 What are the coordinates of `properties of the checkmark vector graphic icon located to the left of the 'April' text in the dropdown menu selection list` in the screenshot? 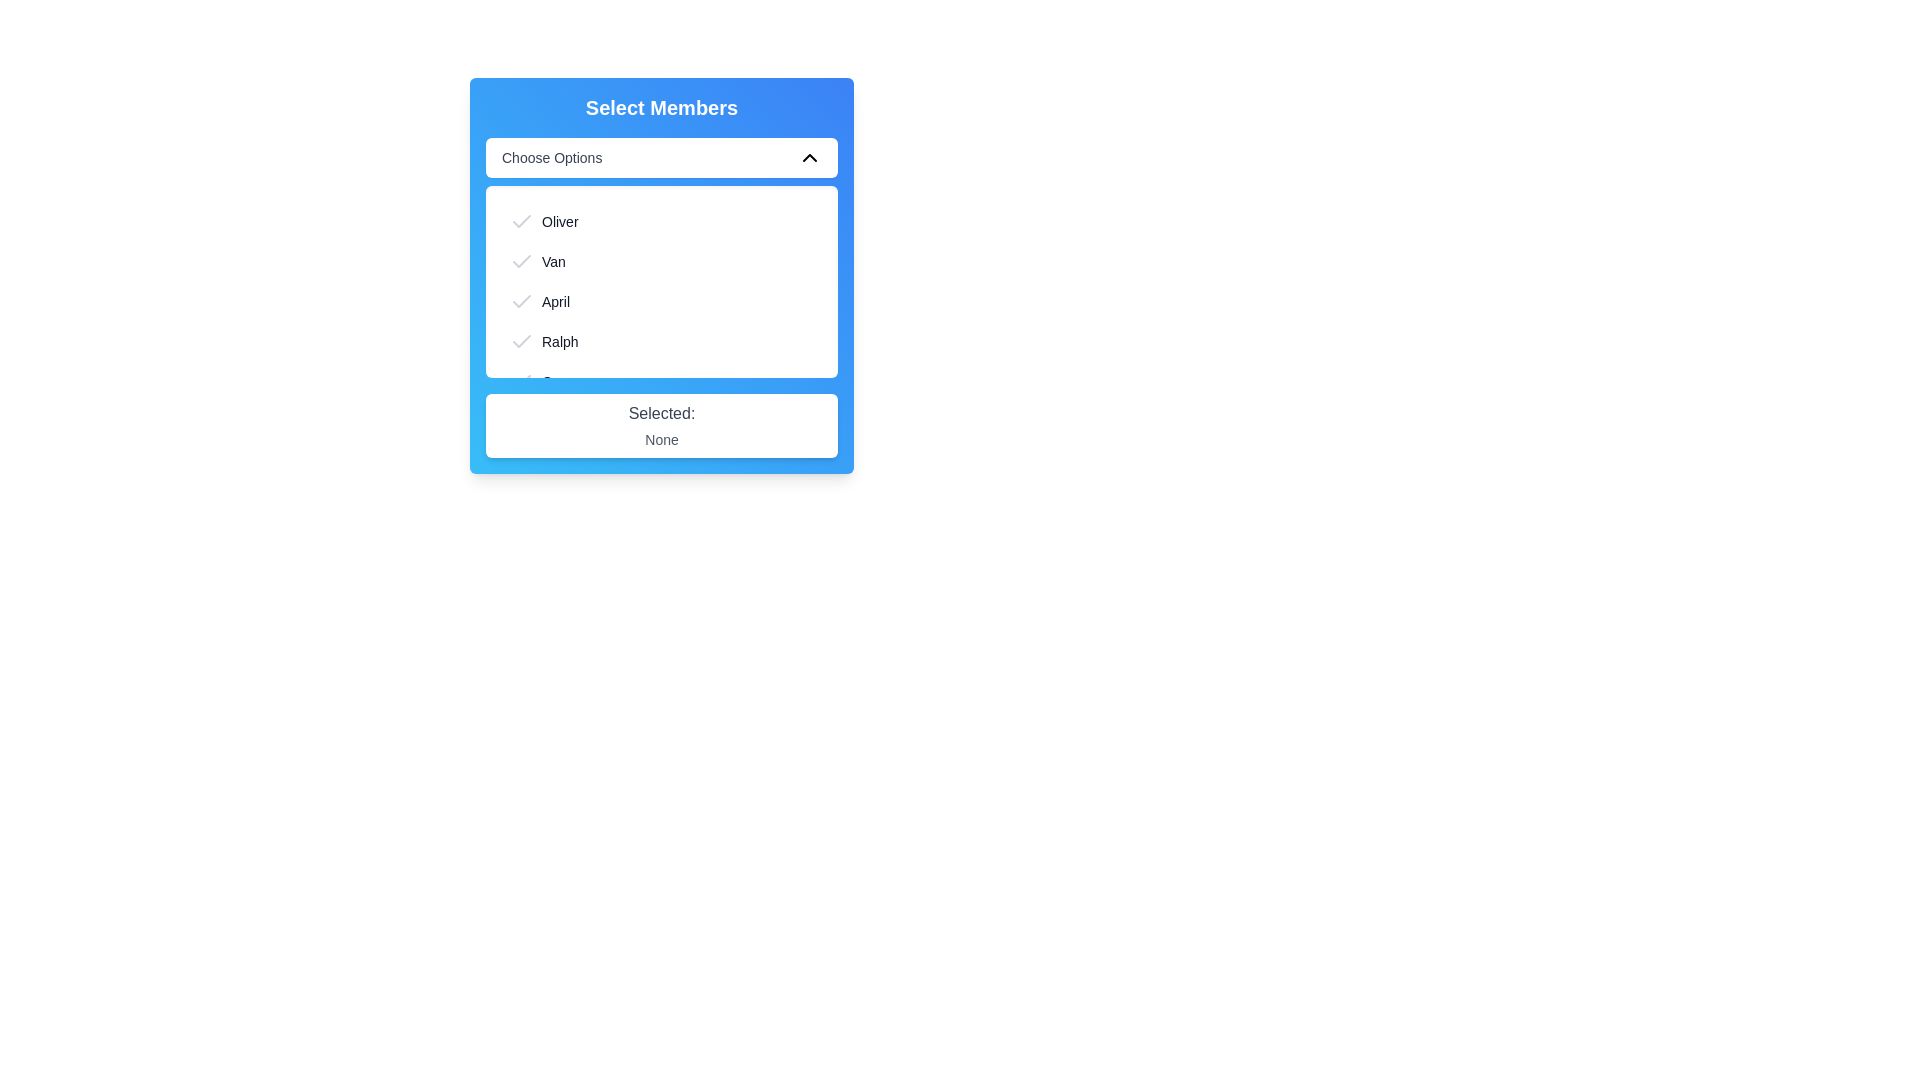 It's located at (522, 301).